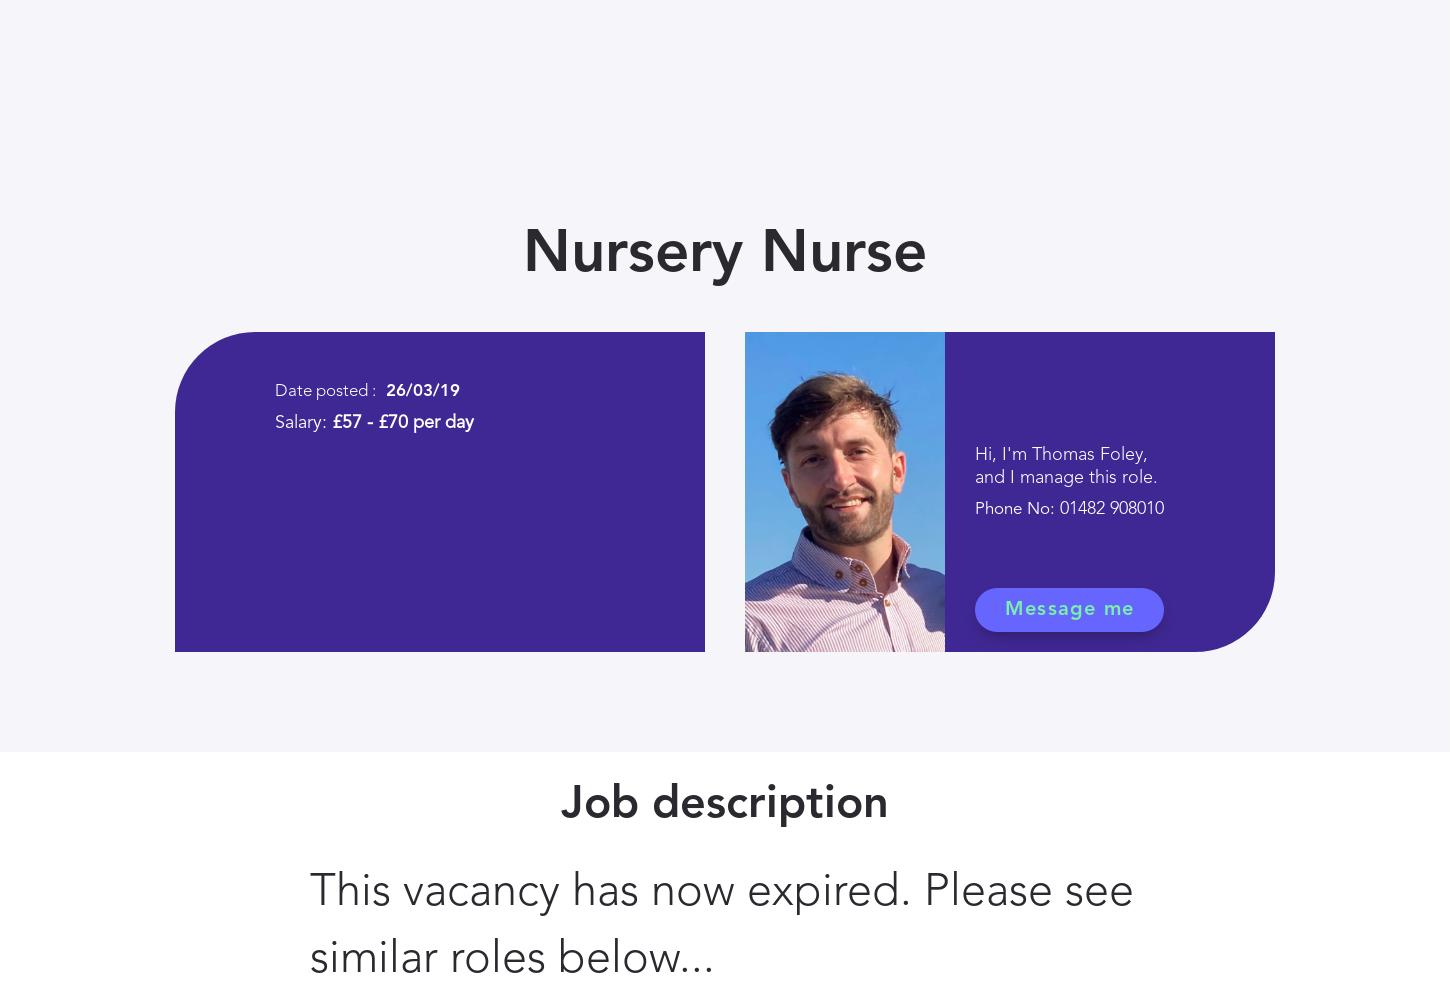  What do you see at coordinates (702, 904) in the screenshot?
I see `'How to create a teacher supply pool this term'` at bounding box center [702, 904].